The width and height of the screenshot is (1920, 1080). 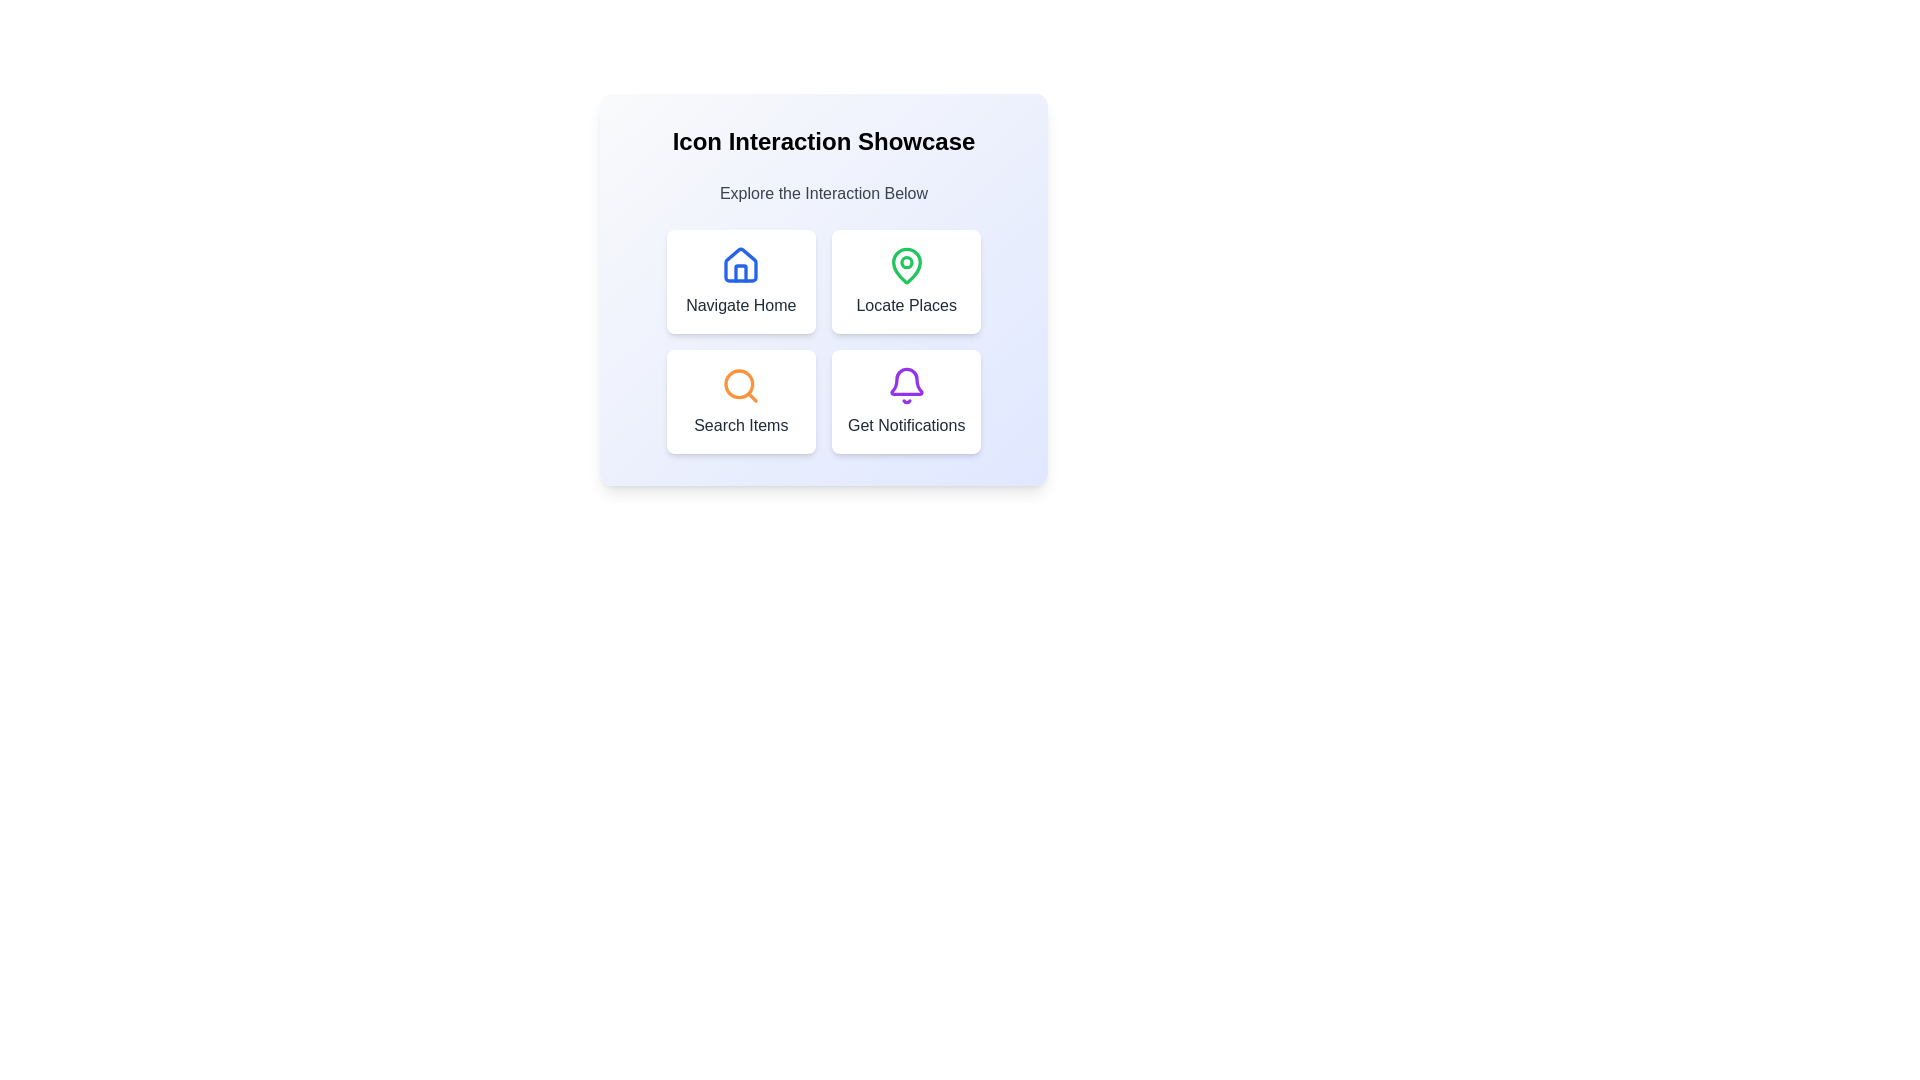 I want to click on the static text element that serves as an introduction for the interactive content, located beneath the title 'Icon Interaction Showcase', so click(x=824, y=193).